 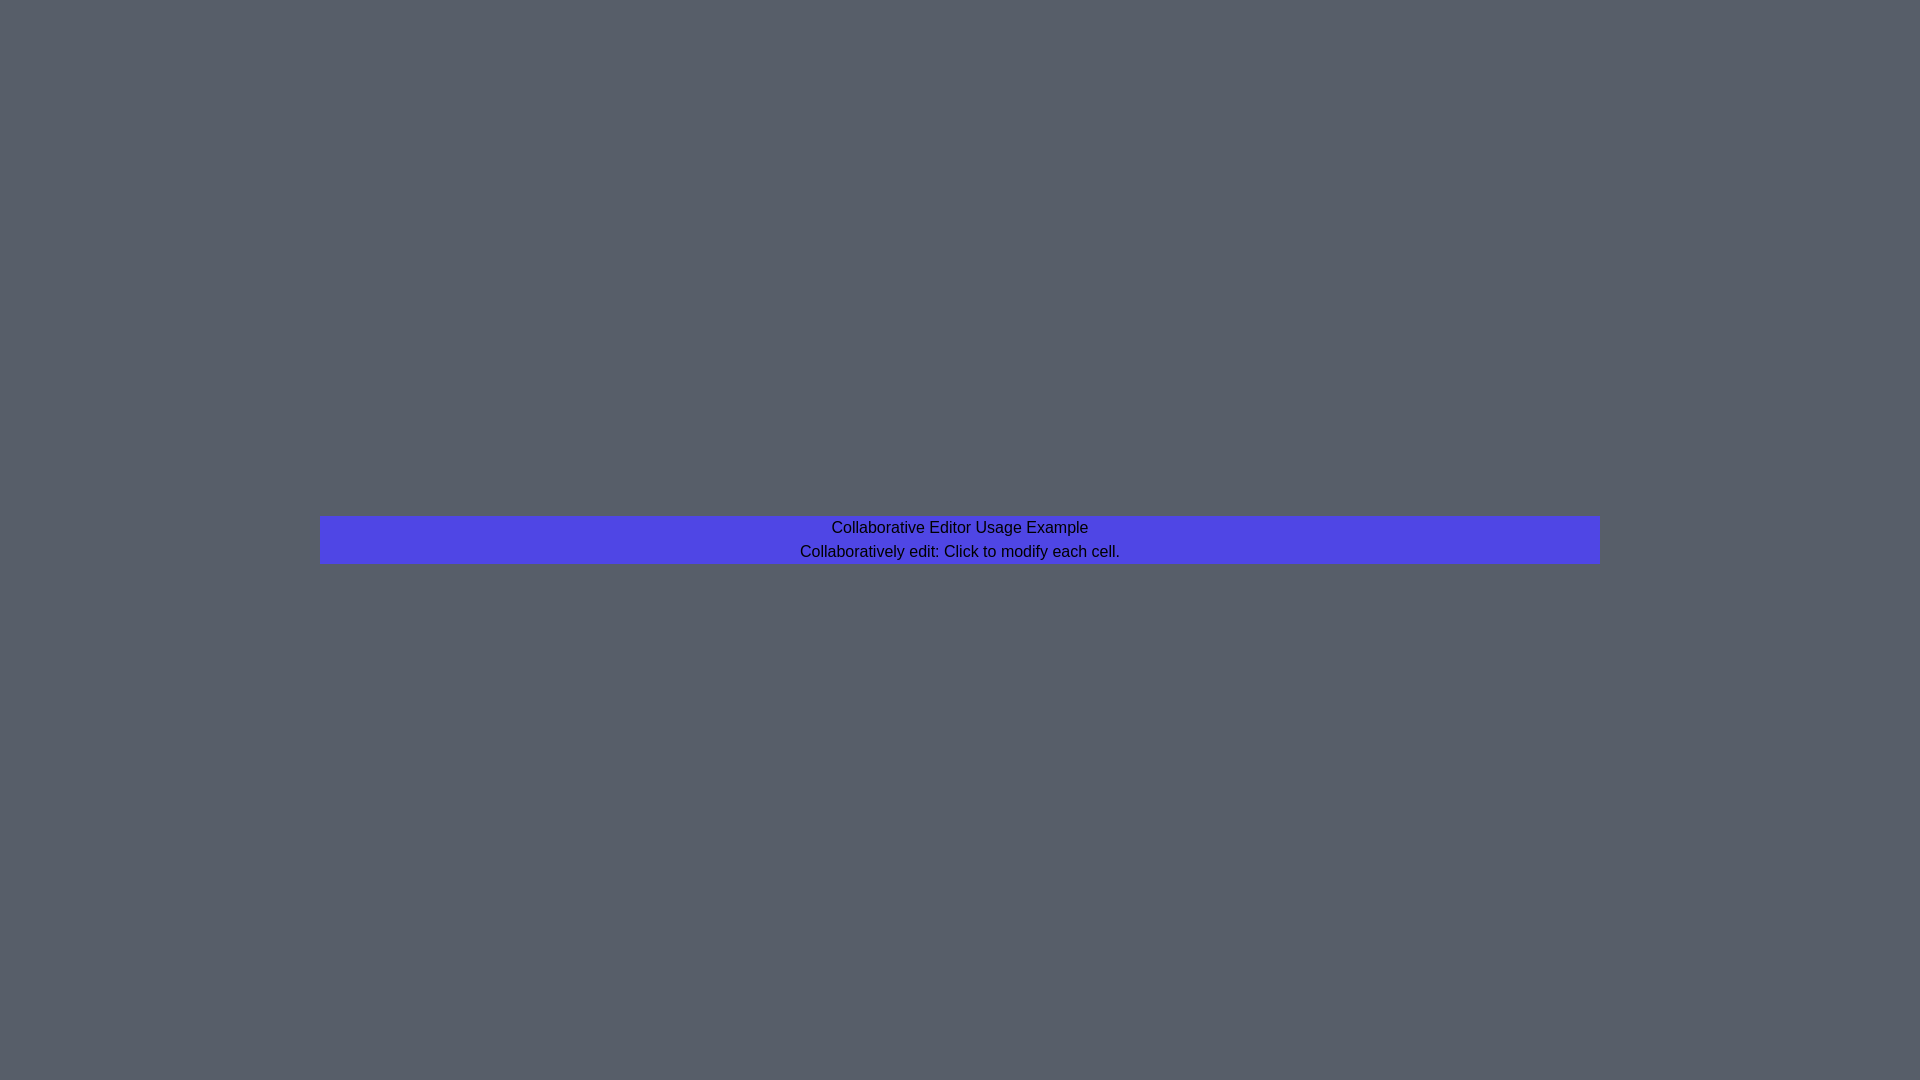 I want to click on the center of the header text to focus on it, so click(x=960, y=527).